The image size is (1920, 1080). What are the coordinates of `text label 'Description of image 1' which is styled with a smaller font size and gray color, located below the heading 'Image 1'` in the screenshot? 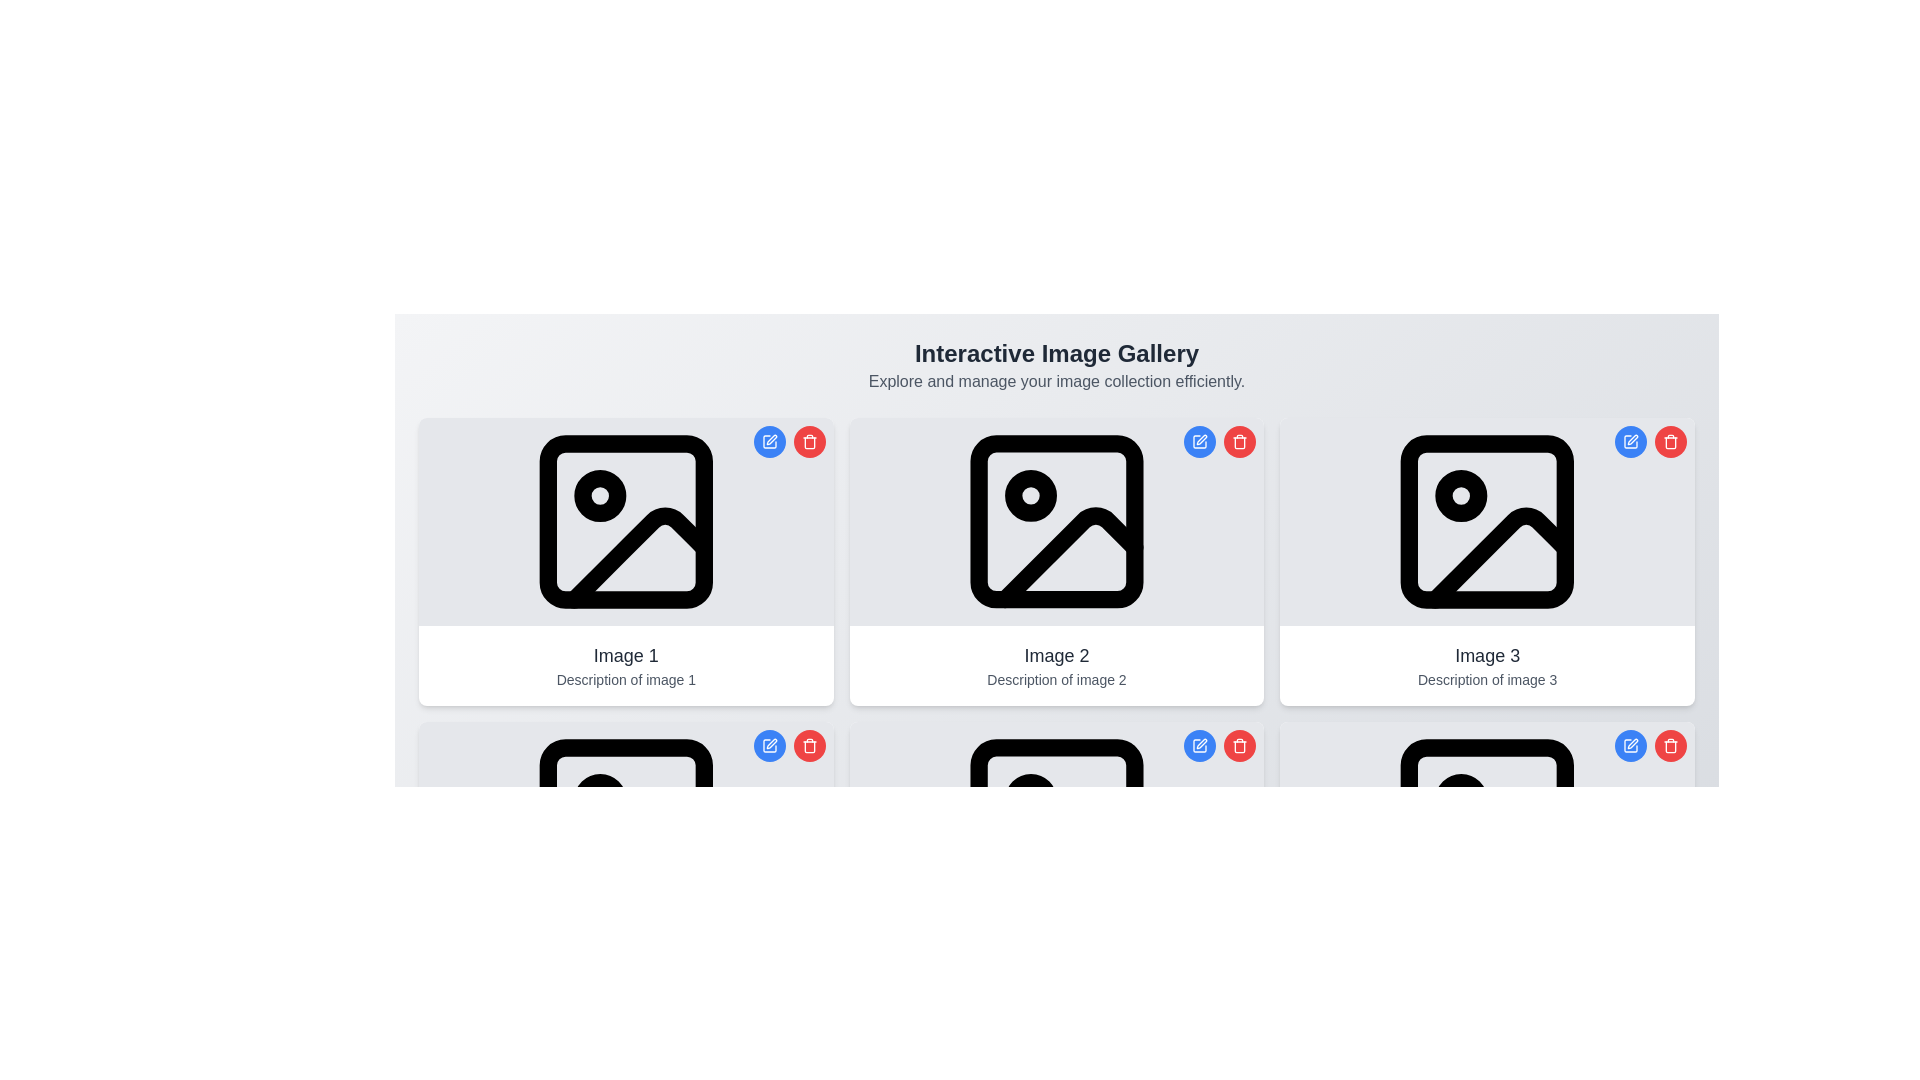 It's located at (625, 678).